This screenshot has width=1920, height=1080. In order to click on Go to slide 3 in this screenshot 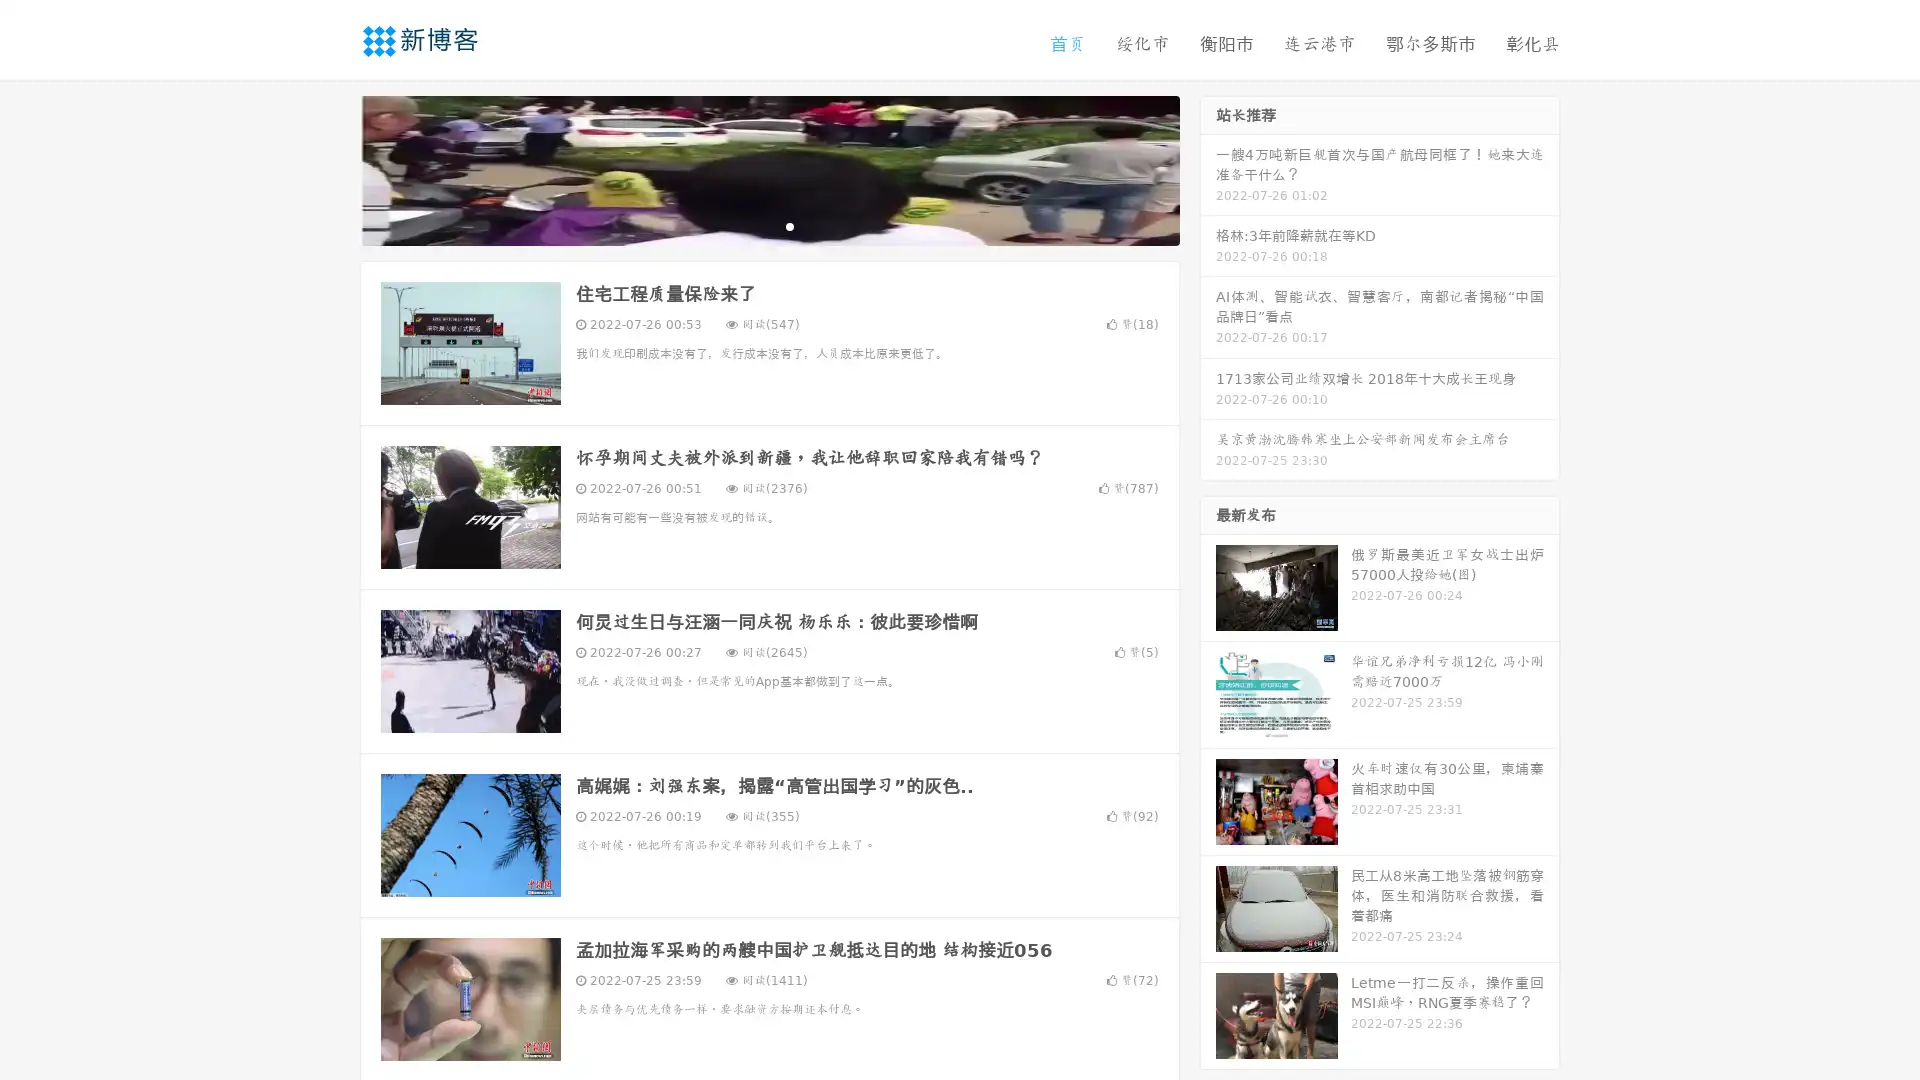, I will do `click(789, 225)`.